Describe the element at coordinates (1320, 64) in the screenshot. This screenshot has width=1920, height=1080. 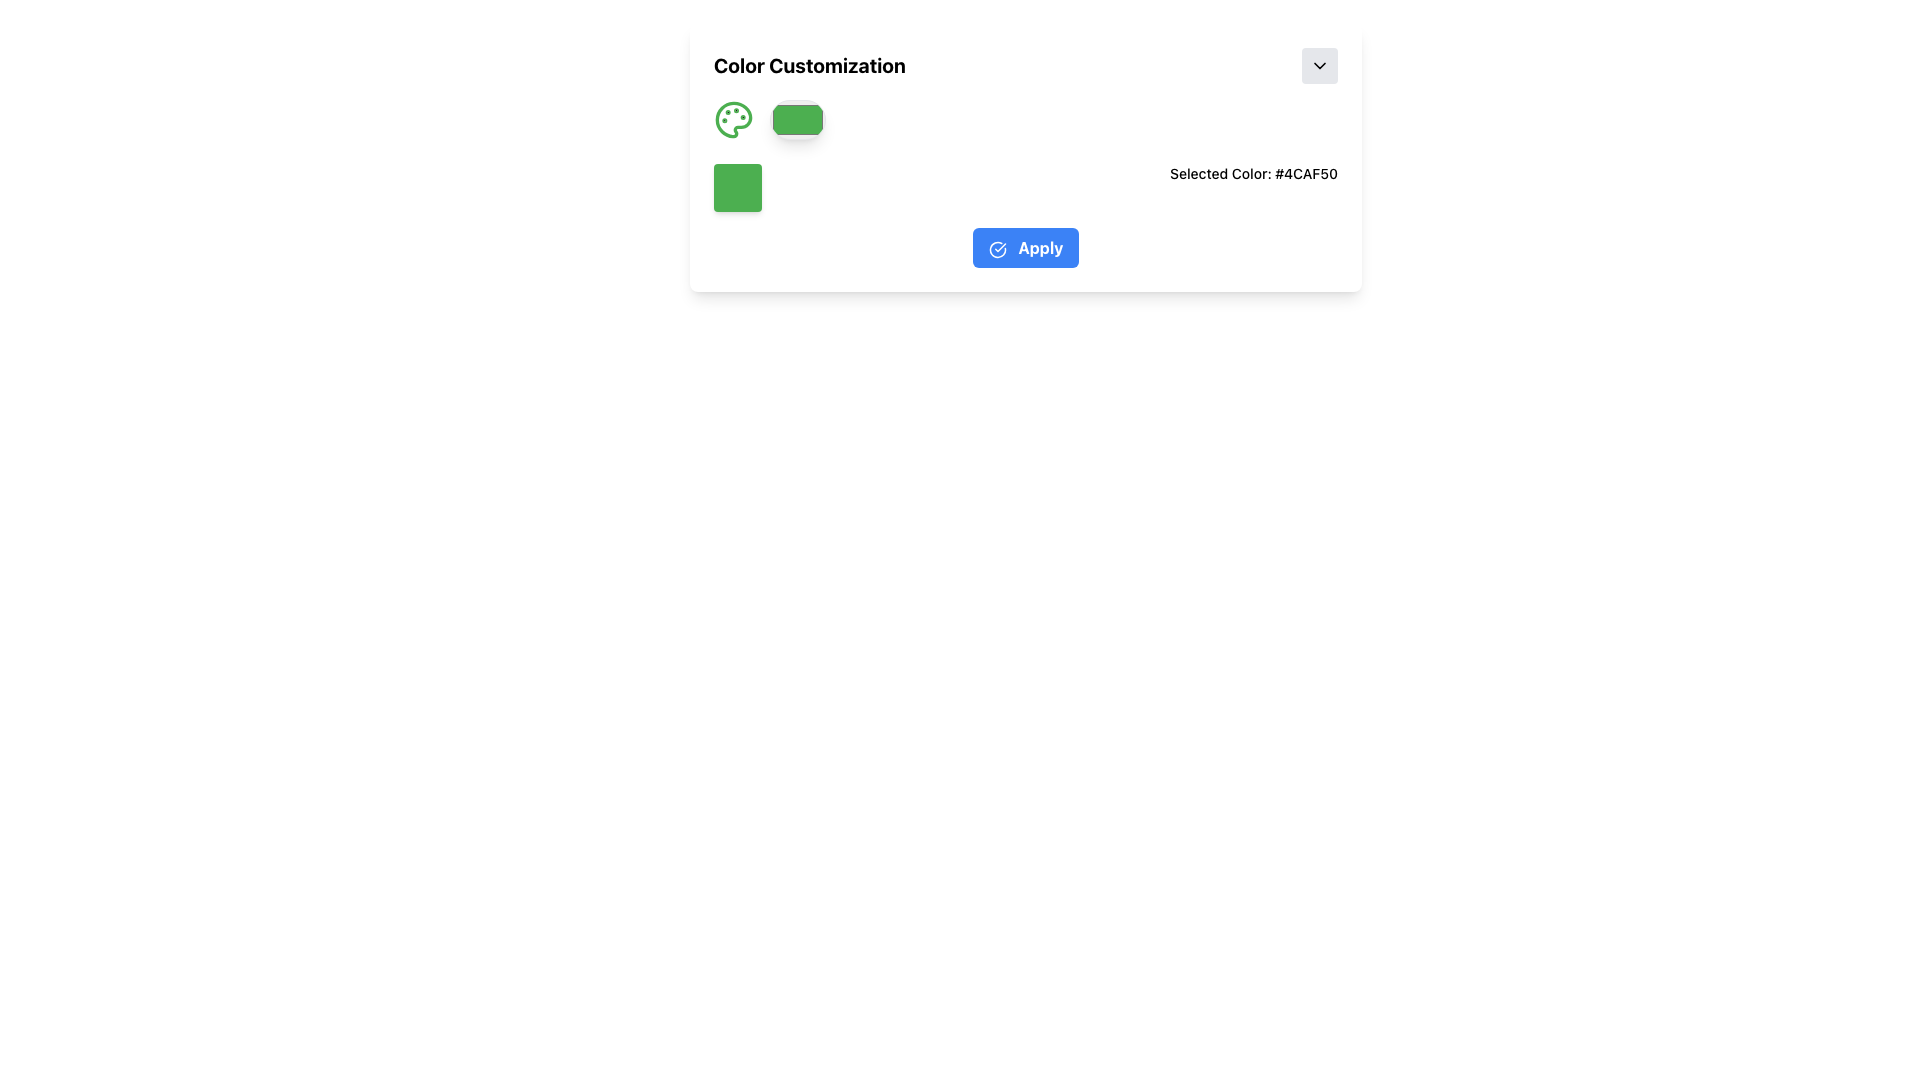
I see `the Dropdown Icon, a small downward-pointing chevron styled with a minimalist design located in the upper-right corner of the Color Customization panel` at that location.